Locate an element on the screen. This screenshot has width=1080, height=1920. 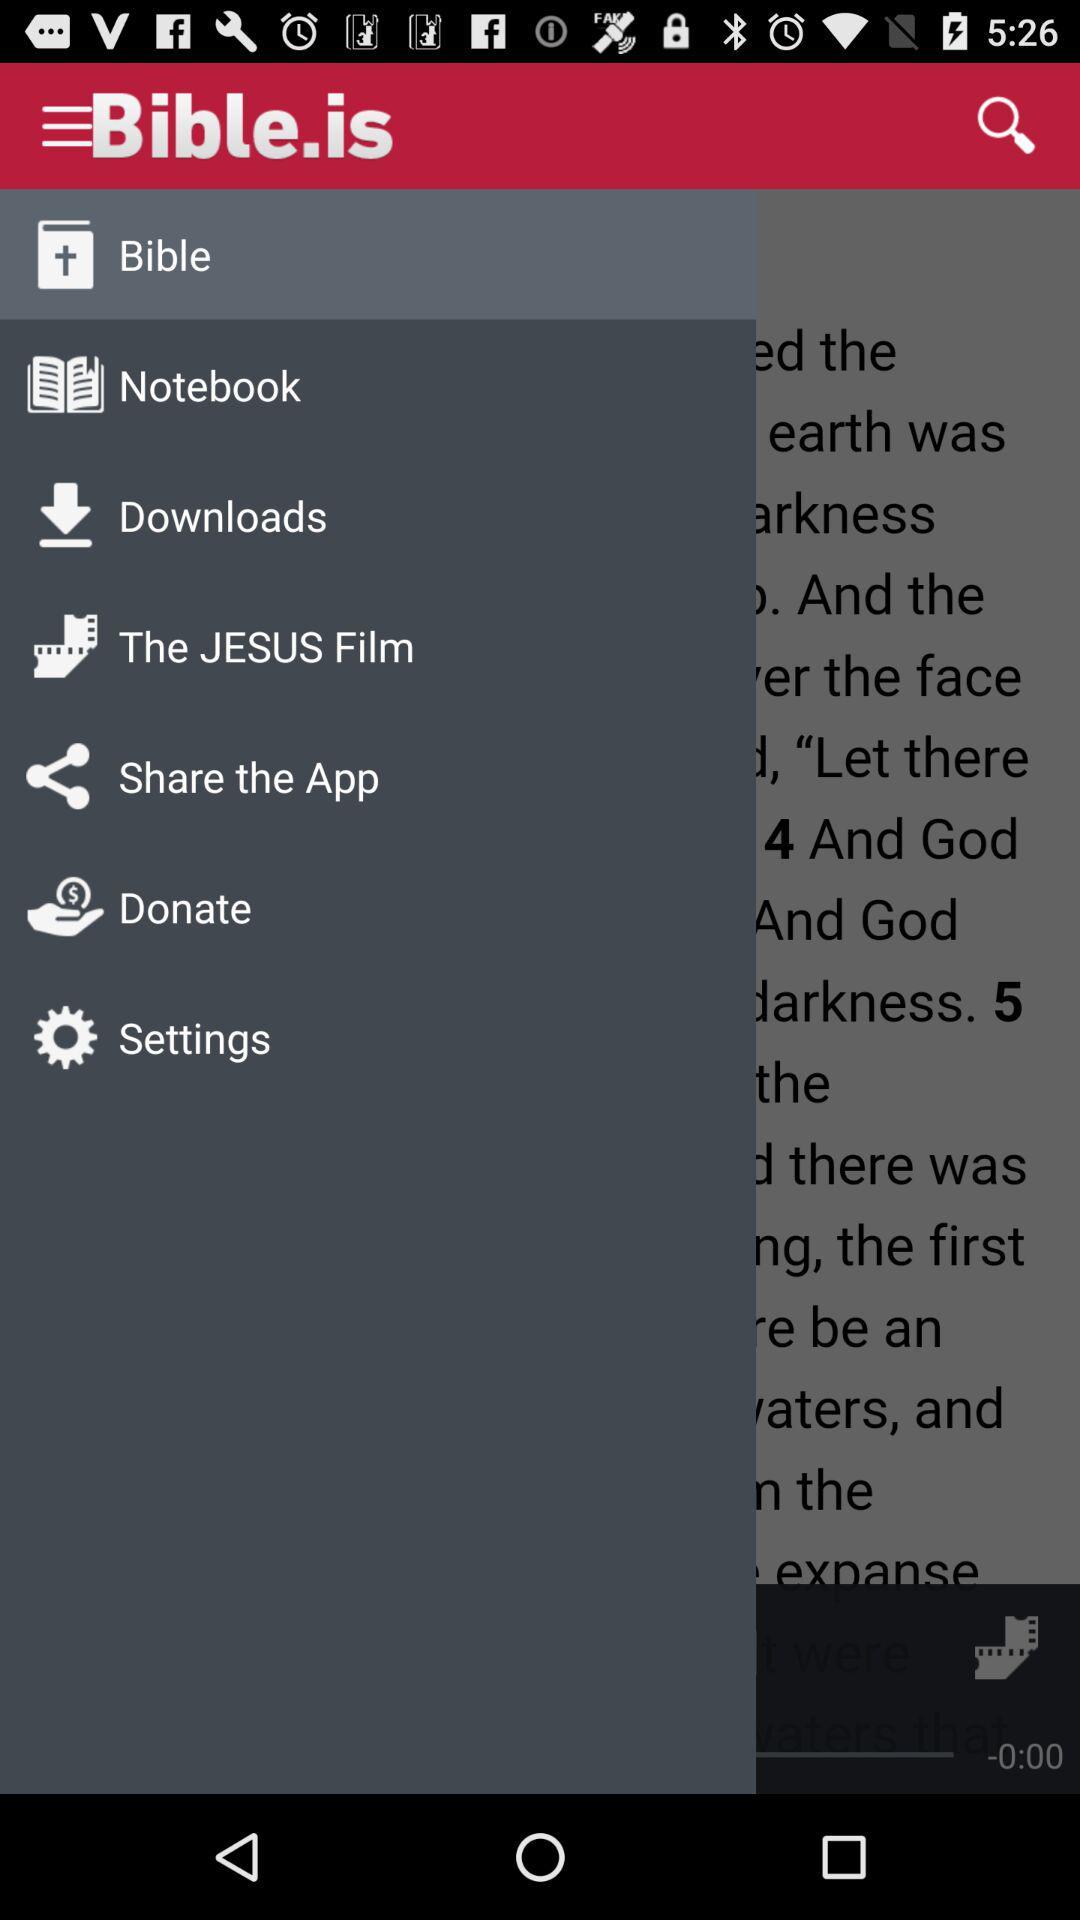
the icon of the jesus film is located at coordinates (64, 646).